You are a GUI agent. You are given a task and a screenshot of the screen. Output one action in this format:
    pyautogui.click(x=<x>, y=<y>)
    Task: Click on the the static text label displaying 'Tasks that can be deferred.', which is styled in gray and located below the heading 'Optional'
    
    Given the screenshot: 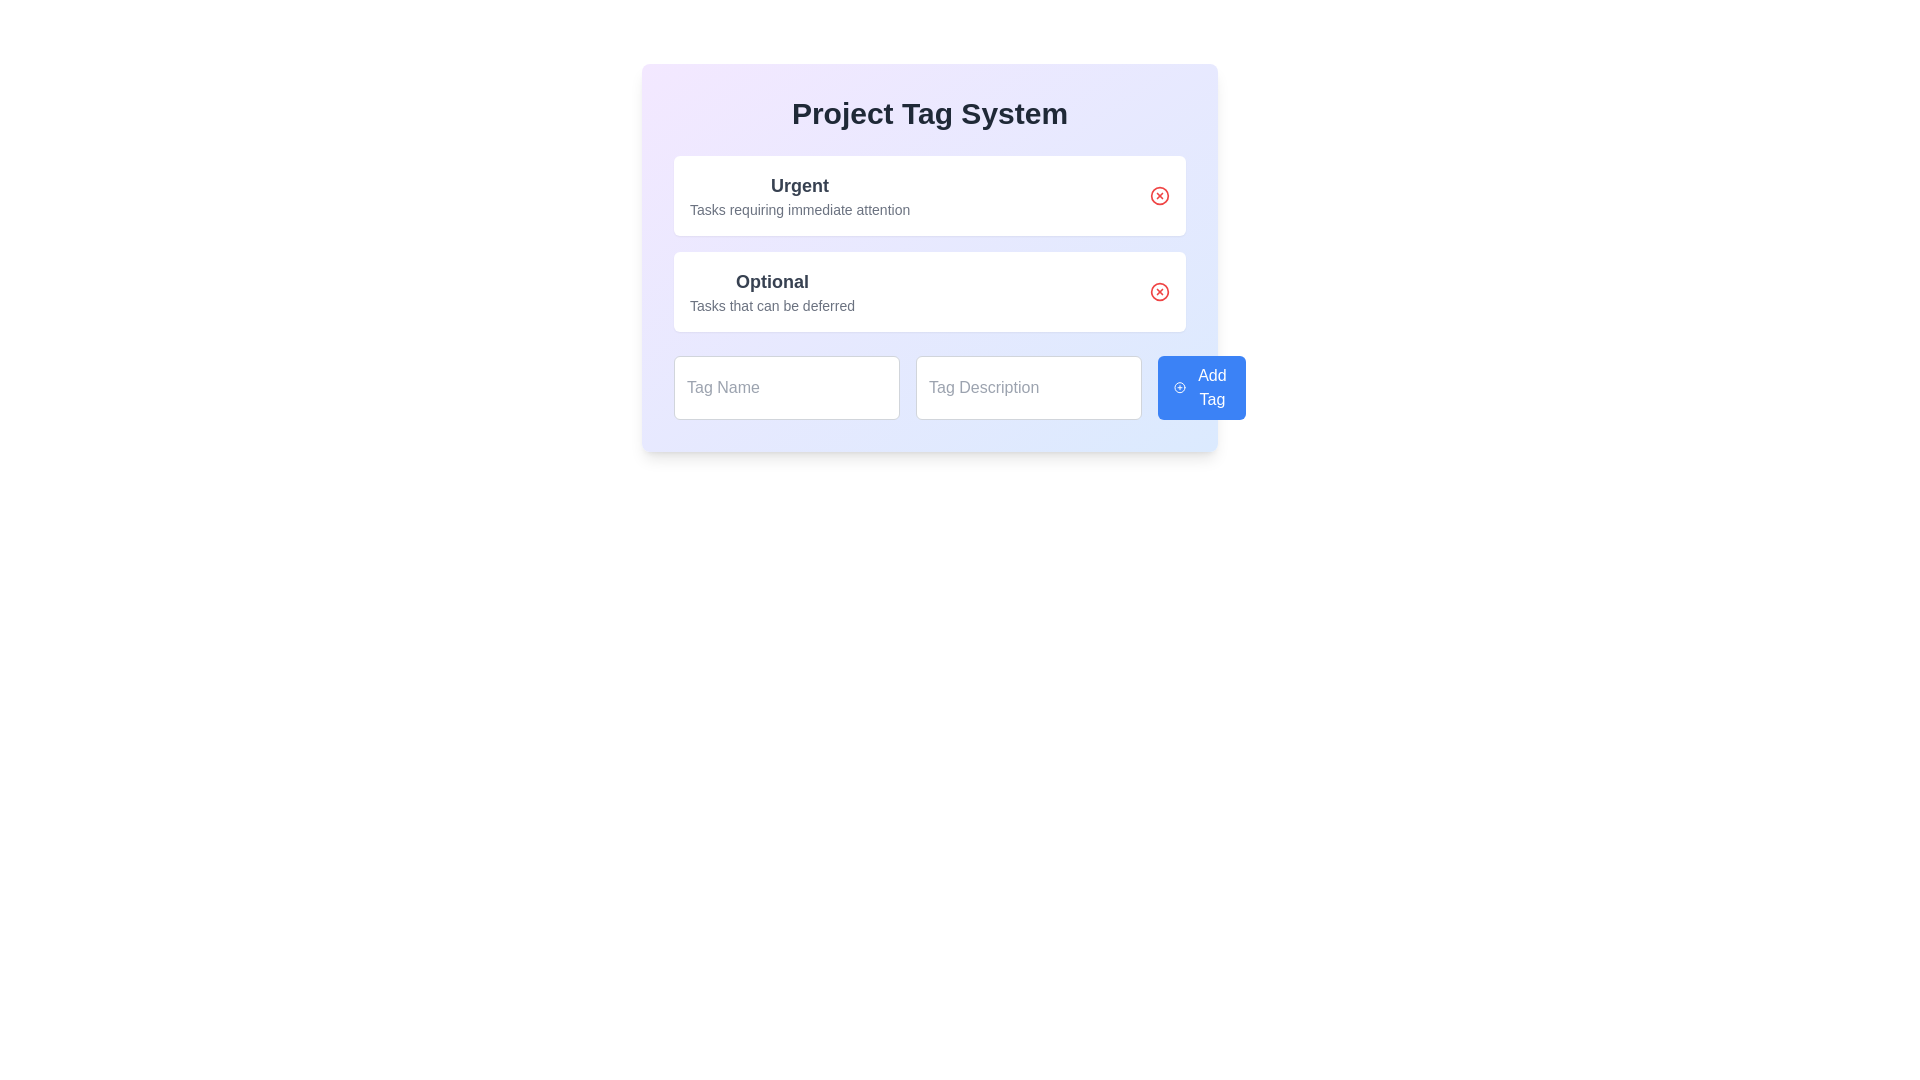 What is the action you would take?
    pyautogui.click(x=771, y=305)
    